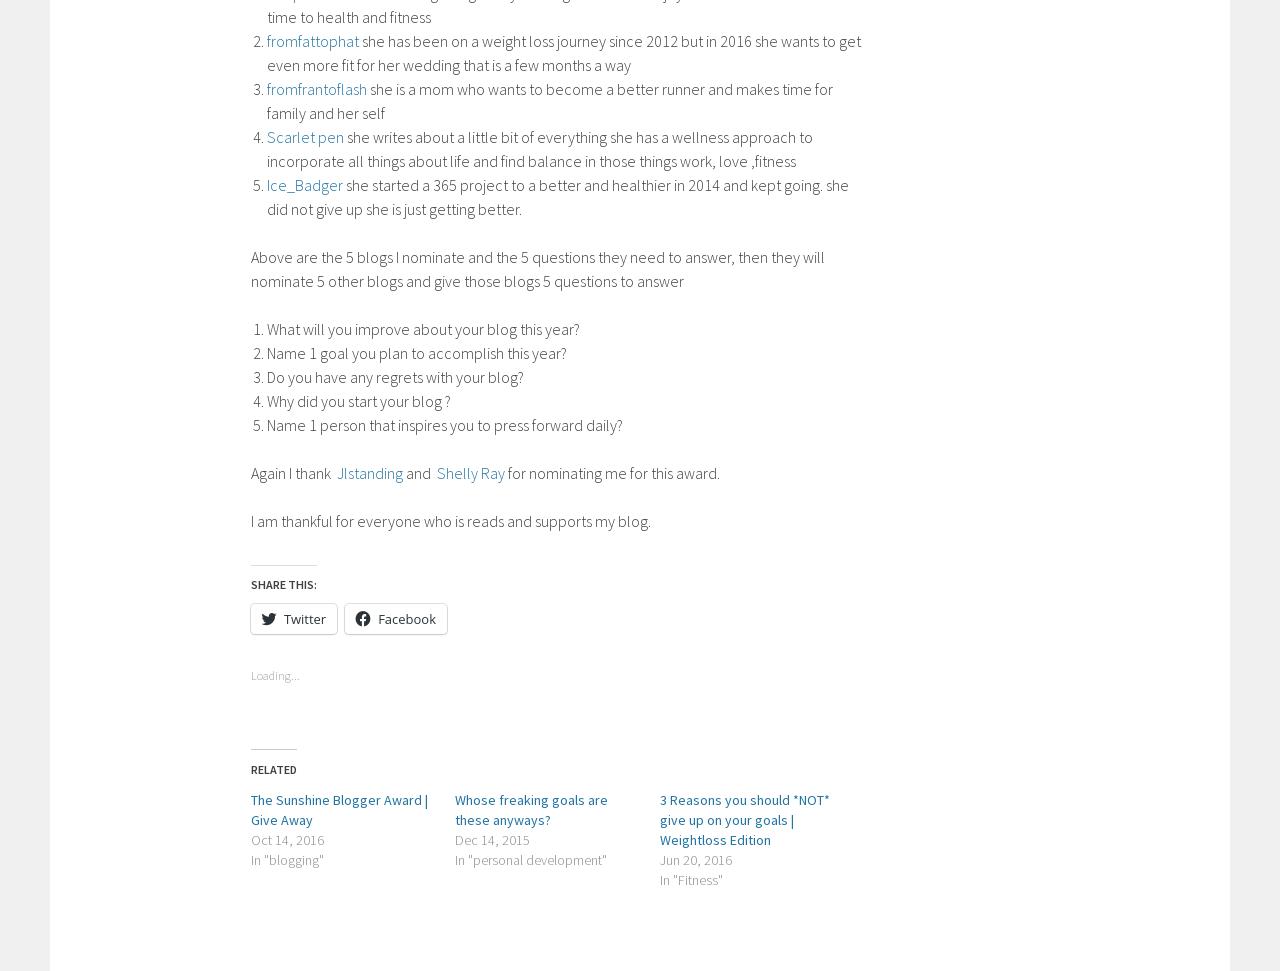 Image resolution: width=1280 pixels, height=971 pixels. Describe the element at coordinates (250, 472) in the screenshot. I see `'Again I thank'` at that location.